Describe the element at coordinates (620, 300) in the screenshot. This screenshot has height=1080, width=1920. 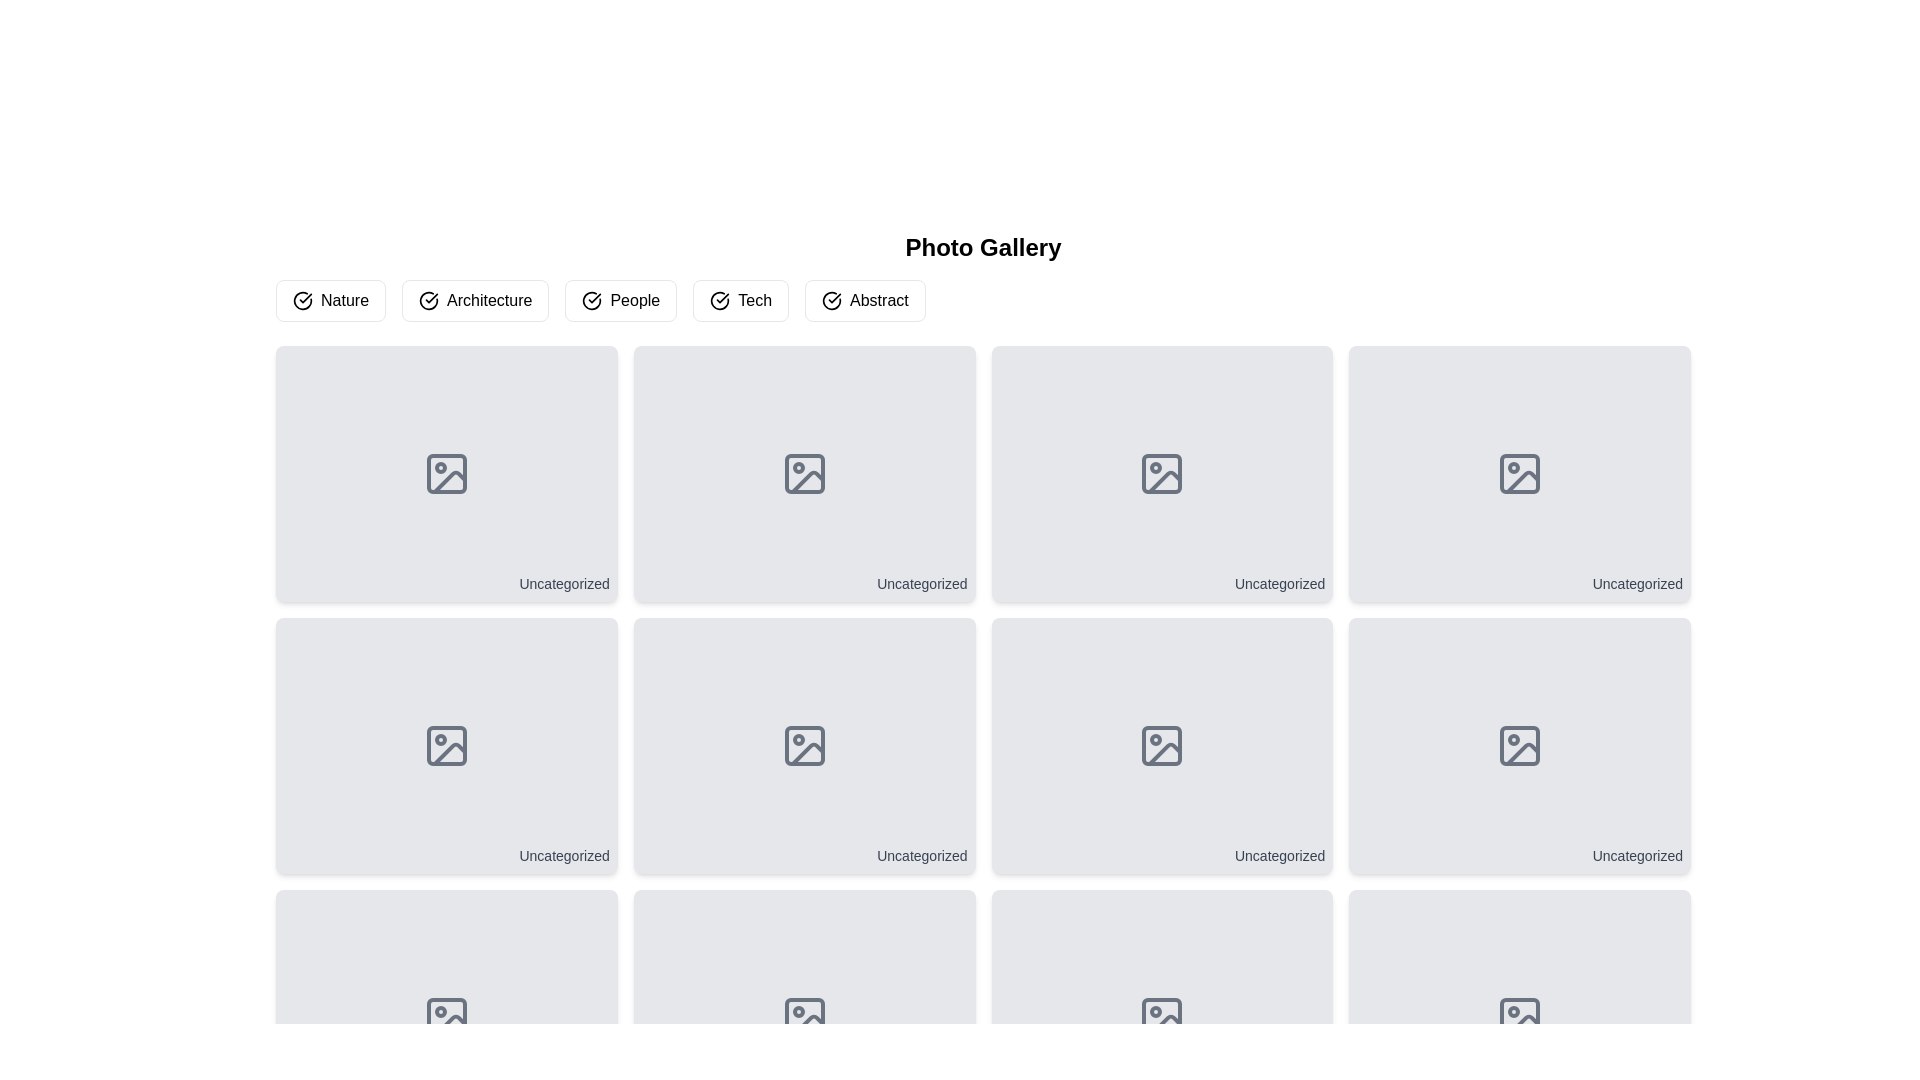
I see `the 'People' button, which is the third button from the left in a row of similar buttons` at that location.